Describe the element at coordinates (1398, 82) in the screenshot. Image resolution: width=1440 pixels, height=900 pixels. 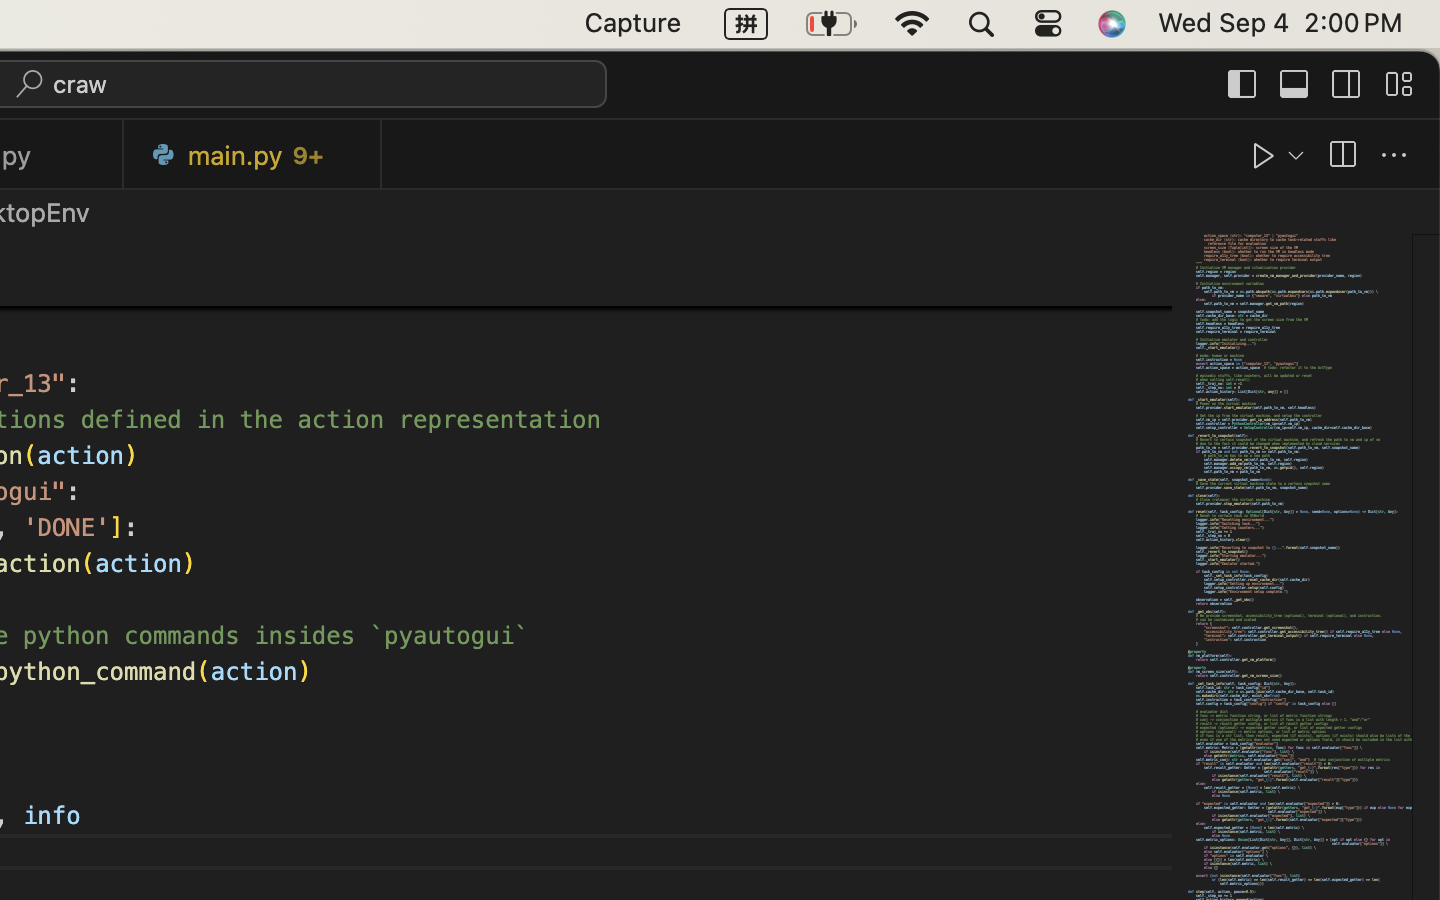
I see `''` at that location.